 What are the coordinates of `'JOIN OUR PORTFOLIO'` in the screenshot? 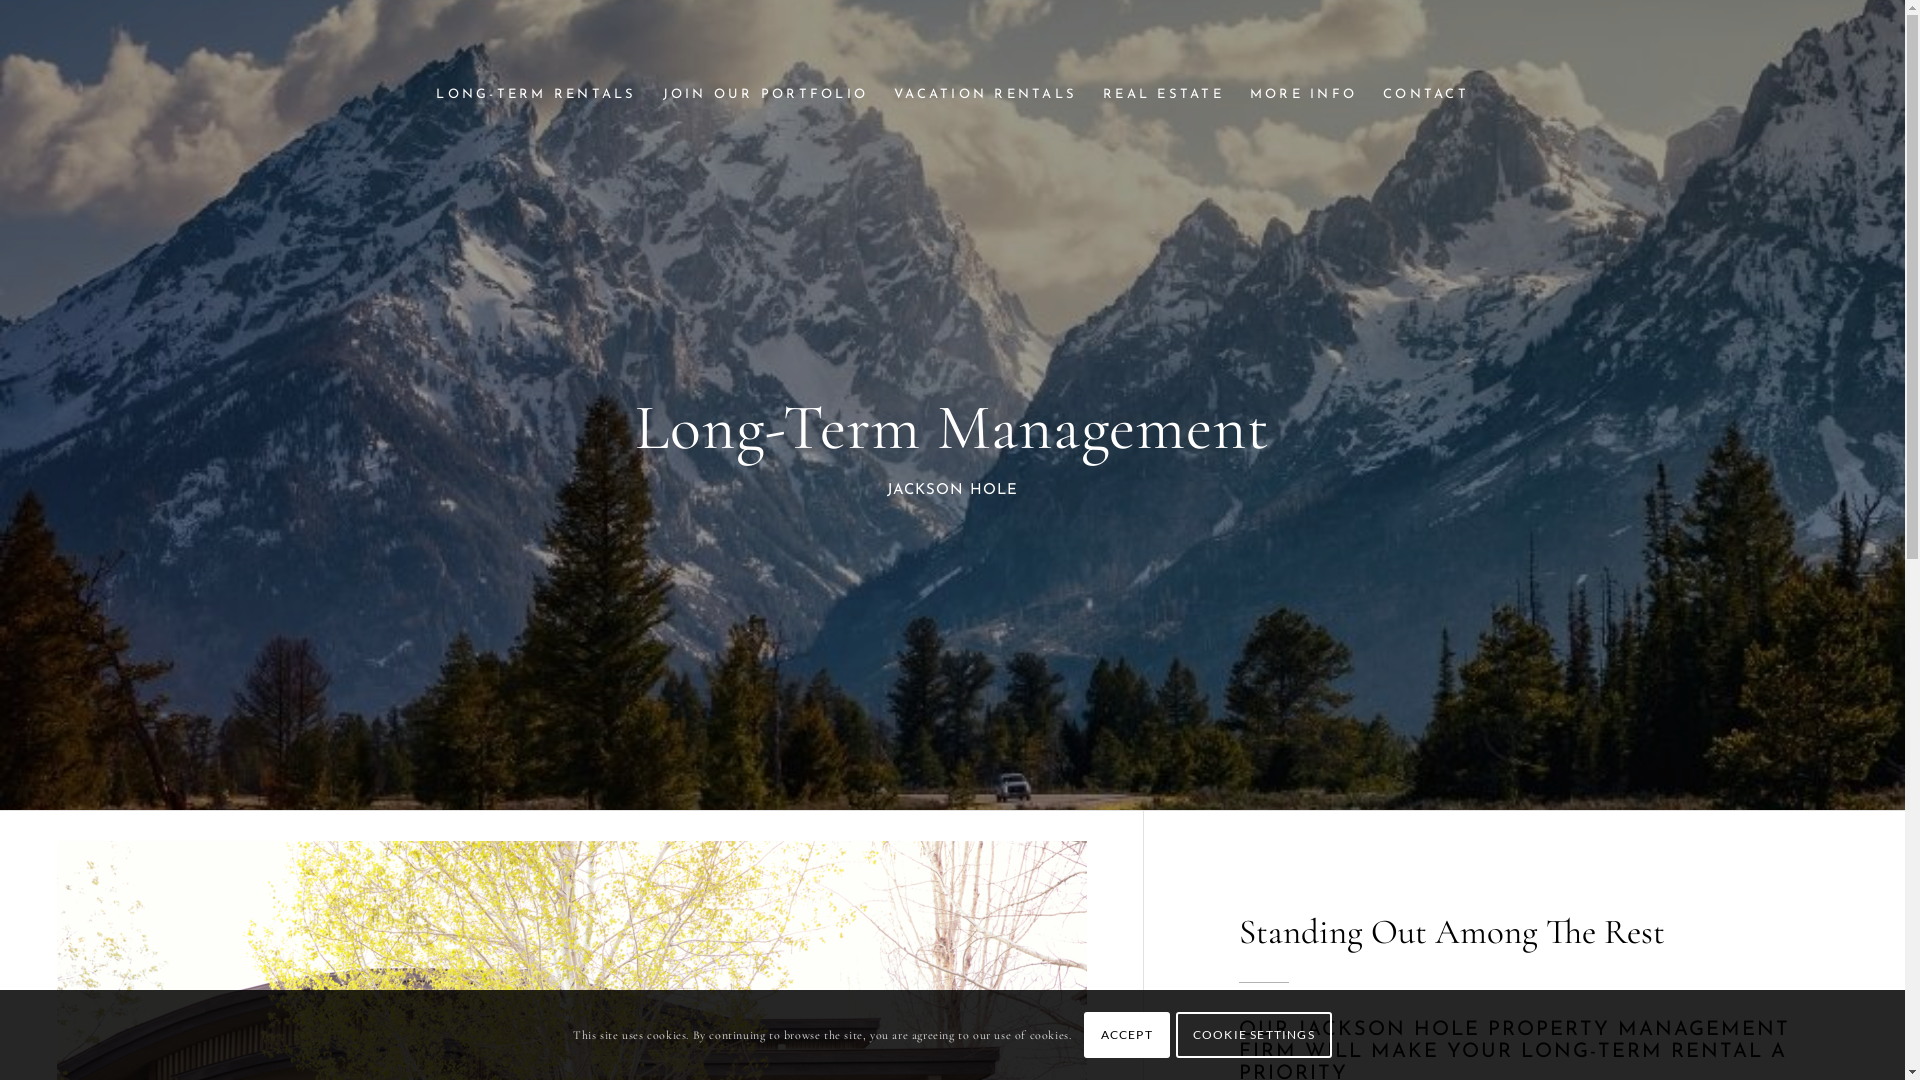 It's located at (765, 95).